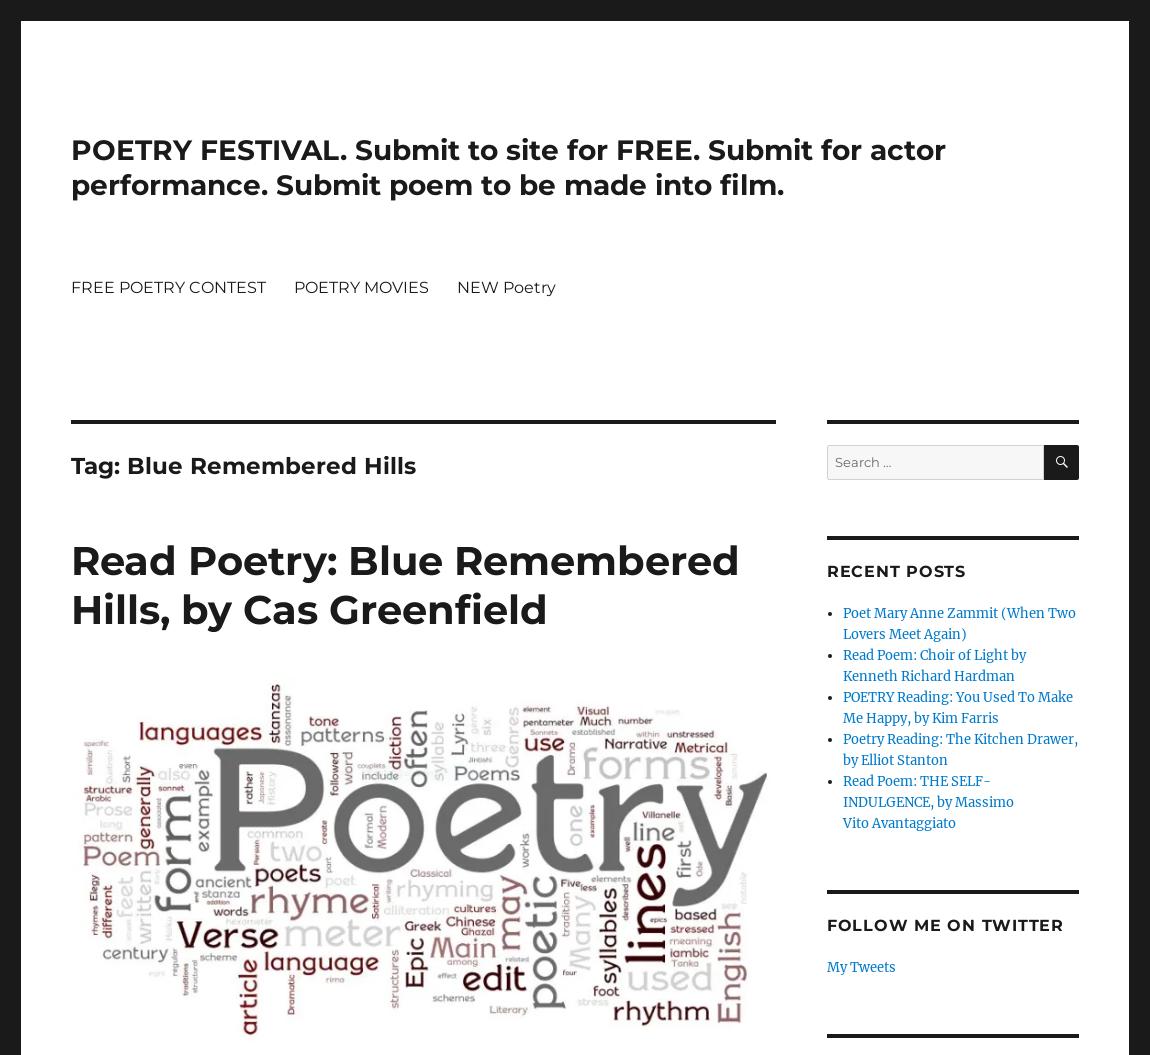  Describe the element at coordinates (960, 749) in the screenshot. I see `'Poetry Reading: The Kitchen Drawer, by Elliot Stanton'` at that location.